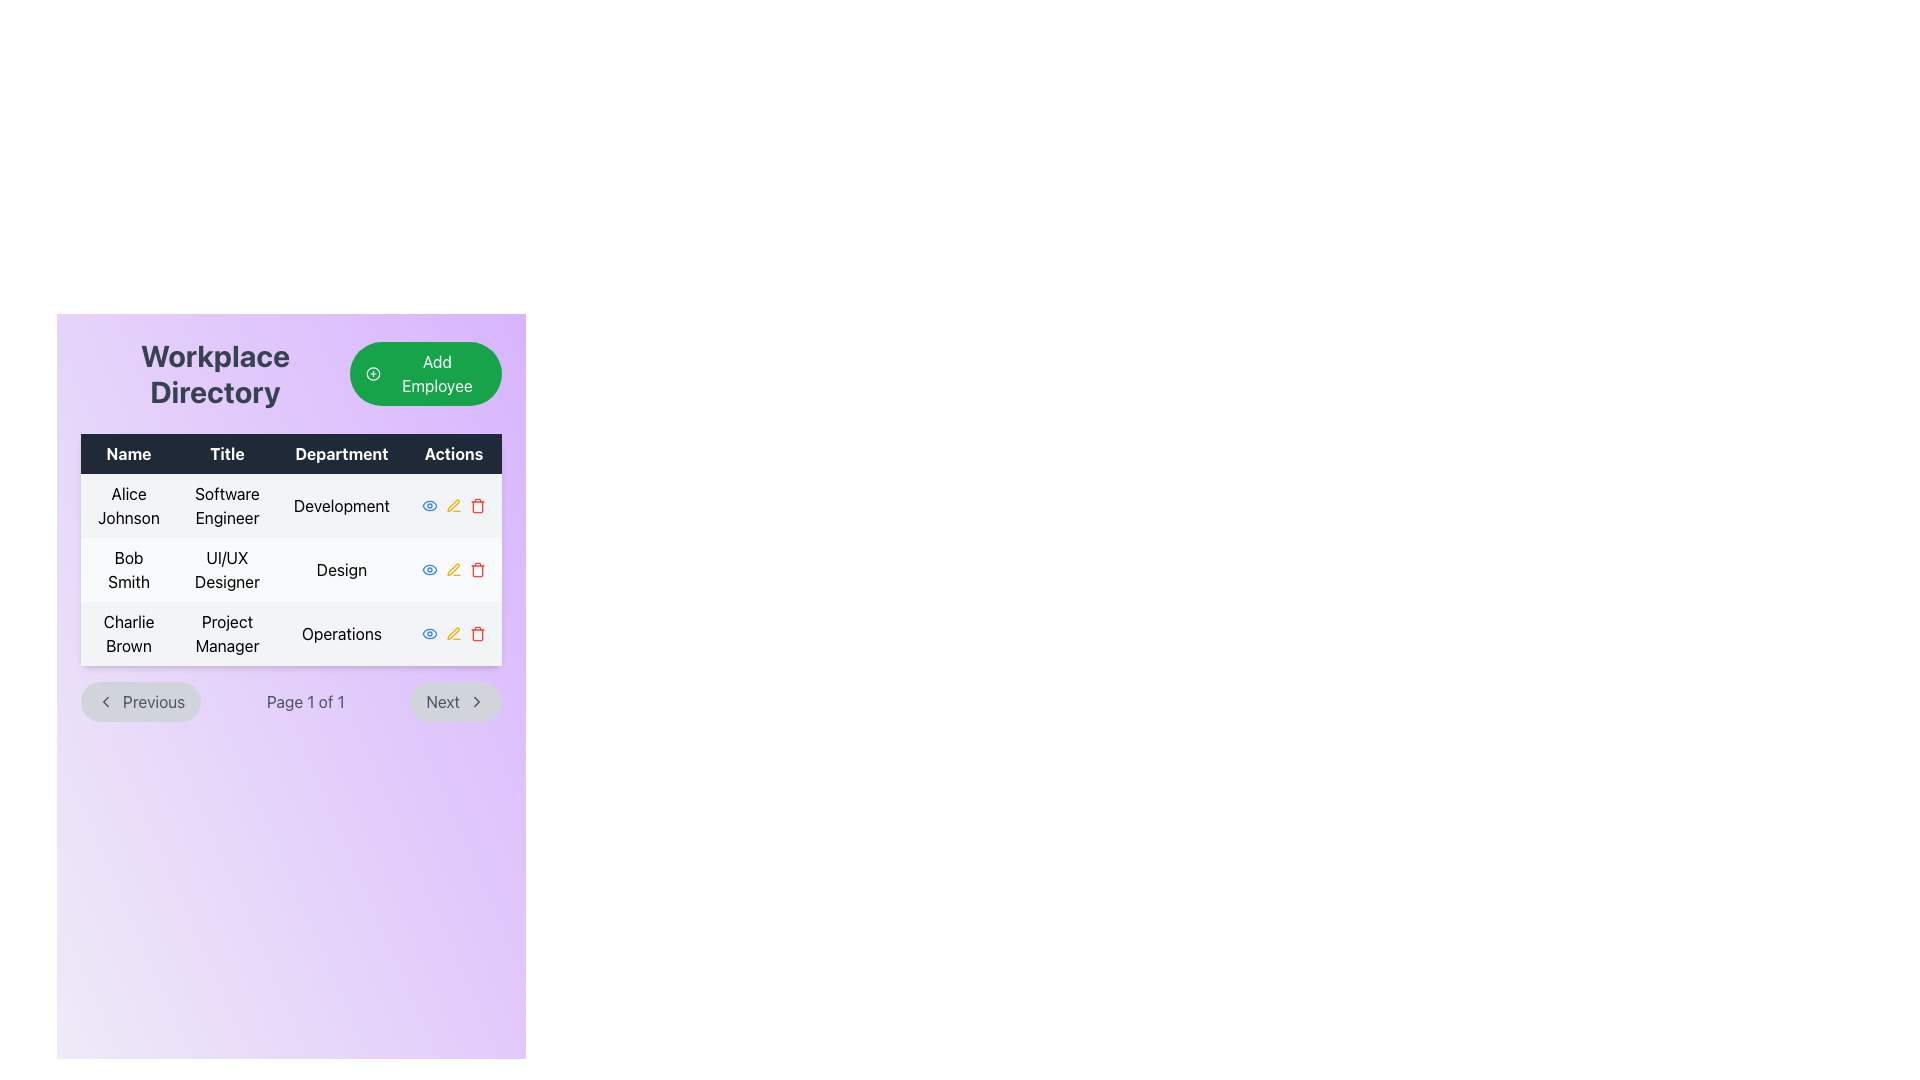 The height and width of the screenshot is (1080, 1920). Describe the element at coordinates (128, 454) in the screenshot. I see `the 'Name' header label, which is displayed in bold white text on a dark blue background, located in the top-left corner of the table header row` at that location.